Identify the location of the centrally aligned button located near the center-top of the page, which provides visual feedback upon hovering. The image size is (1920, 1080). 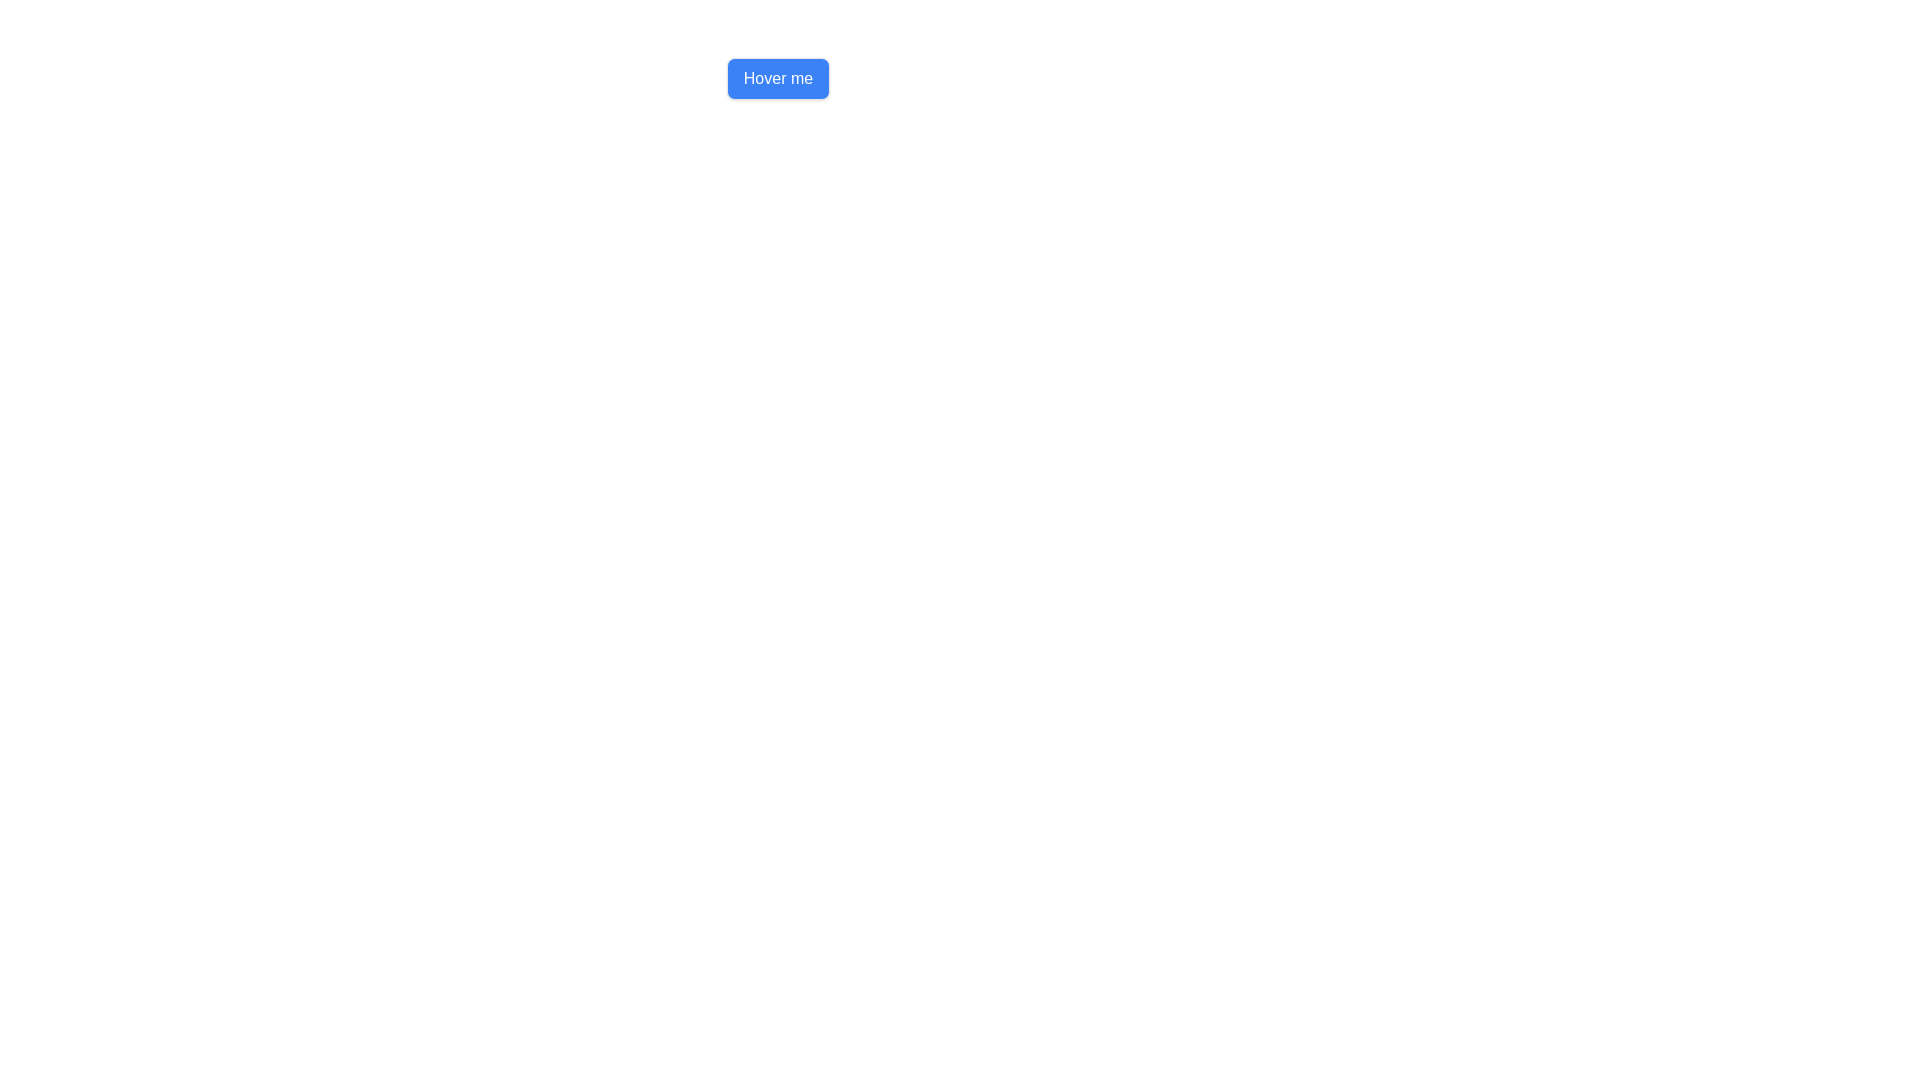
(777, 77).